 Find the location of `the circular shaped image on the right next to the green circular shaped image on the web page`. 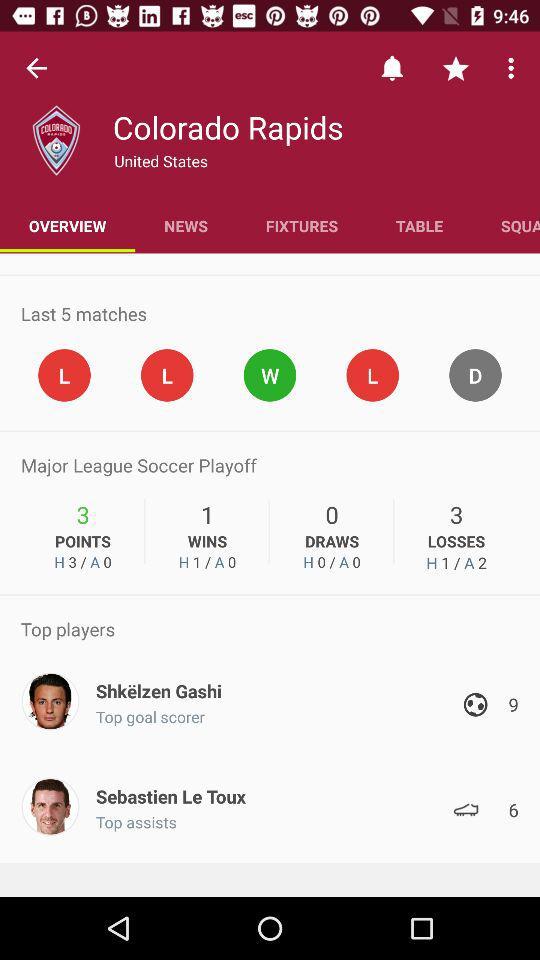

the circular shaped image on the right next to the green circular shaped image on the web page is located at coordinates (372, 374).